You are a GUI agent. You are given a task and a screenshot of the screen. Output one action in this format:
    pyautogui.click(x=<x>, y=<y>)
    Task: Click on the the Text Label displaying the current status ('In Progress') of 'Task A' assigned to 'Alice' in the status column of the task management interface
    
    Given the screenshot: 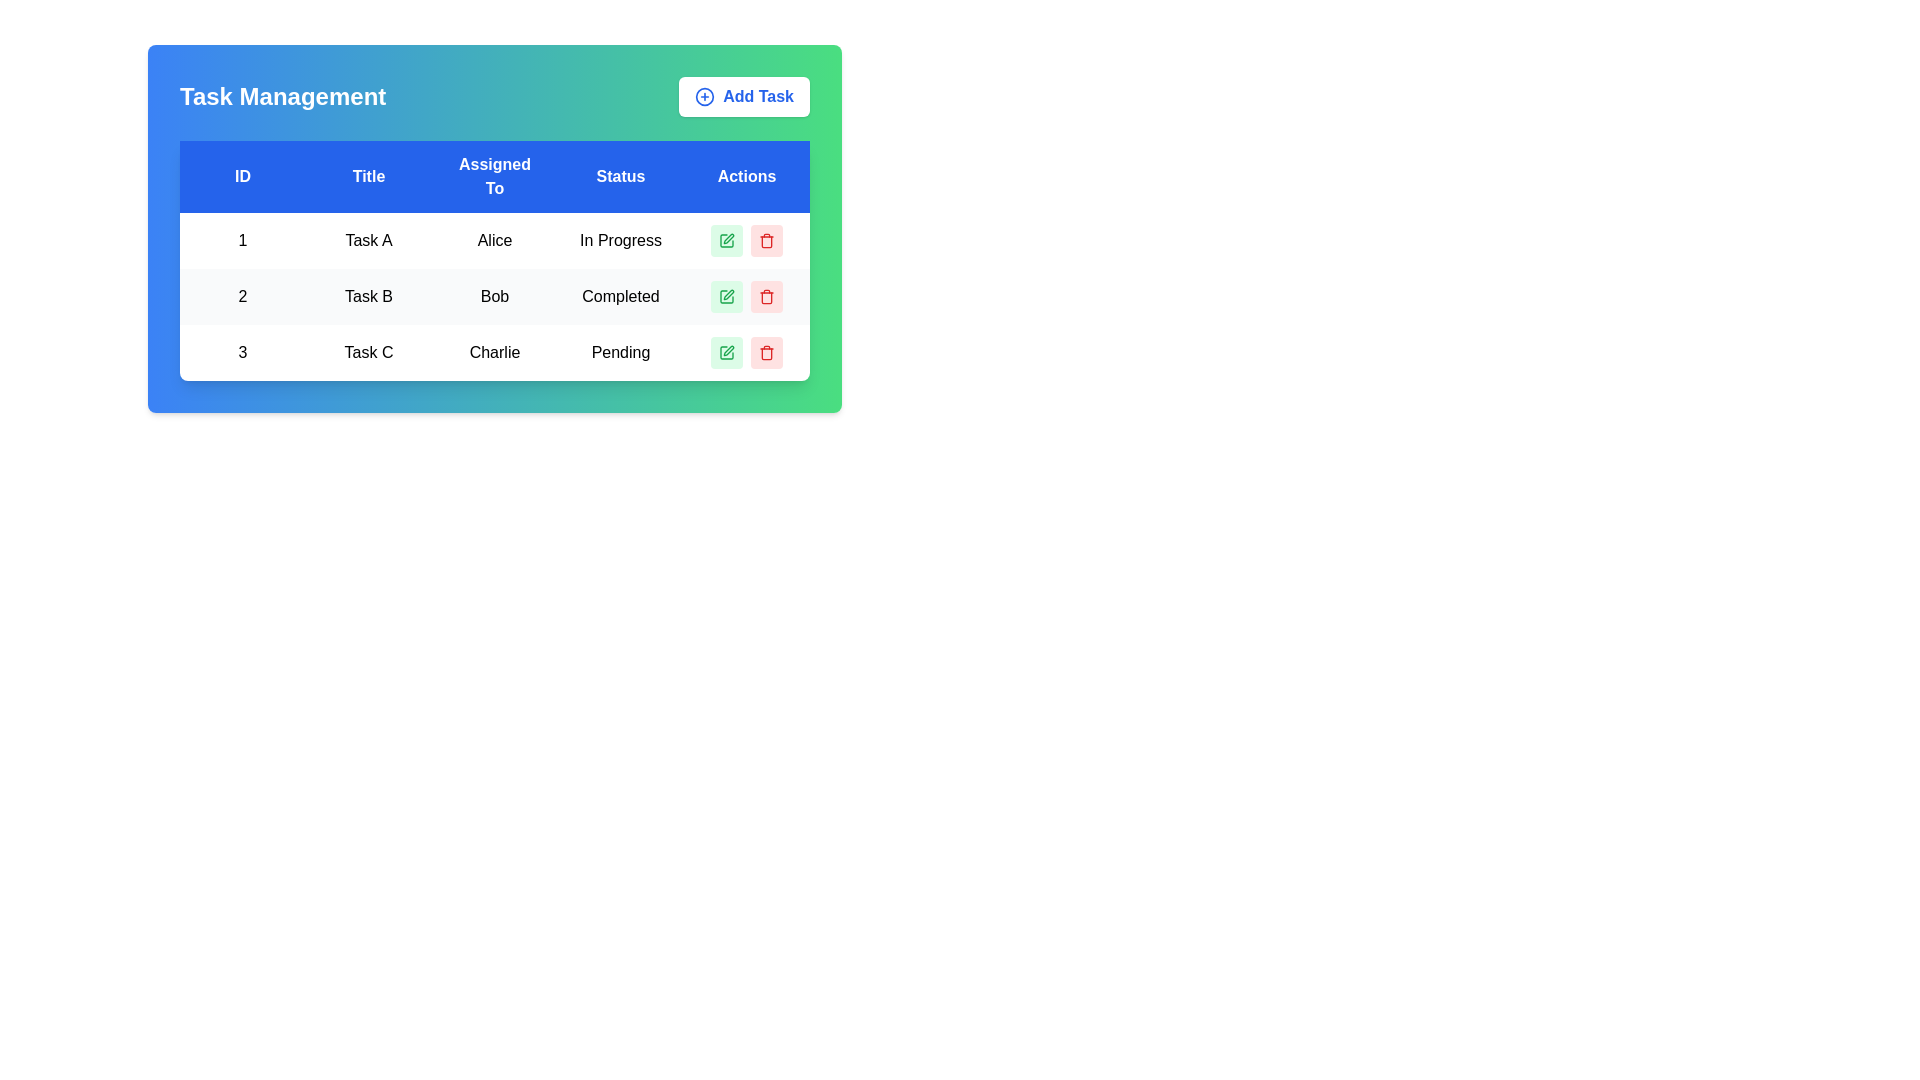 What is the action you would take?
    pyautogui.click(x=619, y=239)
    